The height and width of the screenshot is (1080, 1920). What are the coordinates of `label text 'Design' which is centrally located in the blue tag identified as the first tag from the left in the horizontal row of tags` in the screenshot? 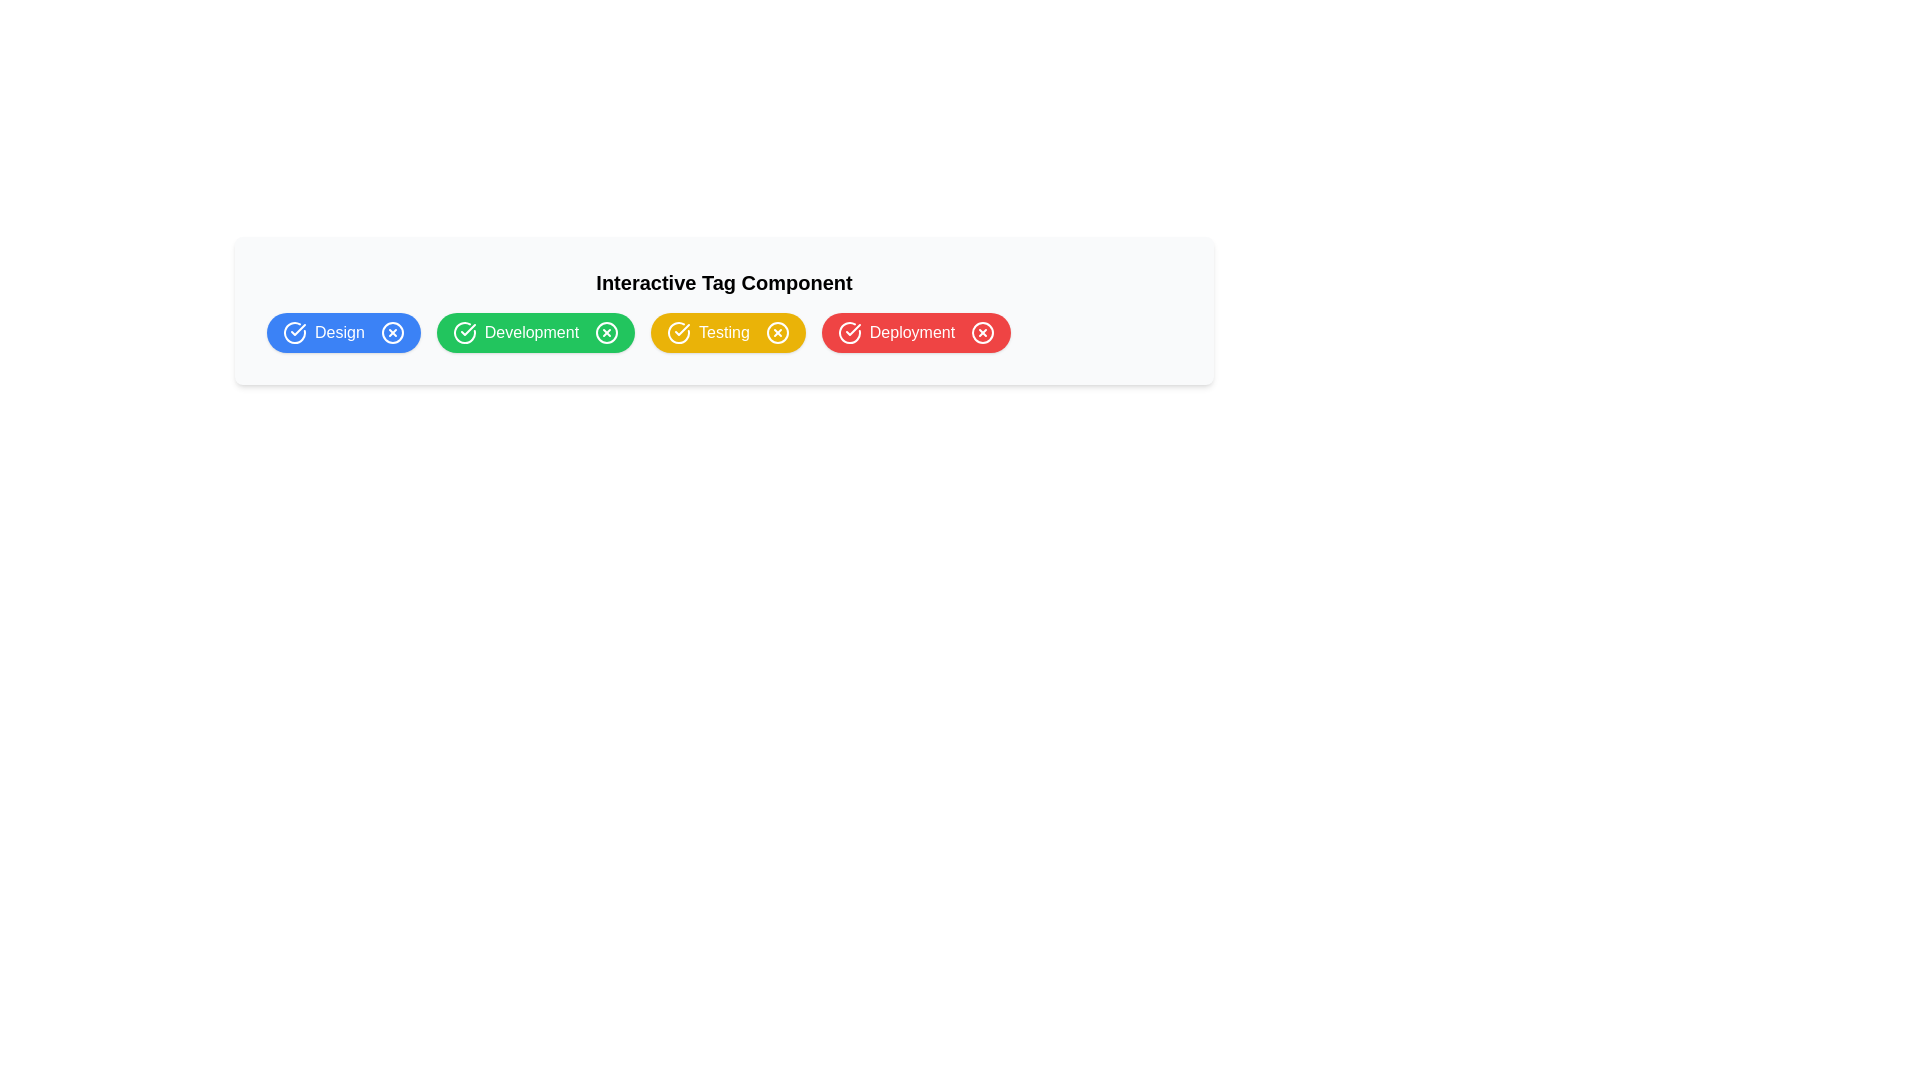 It's located at (339, 331).